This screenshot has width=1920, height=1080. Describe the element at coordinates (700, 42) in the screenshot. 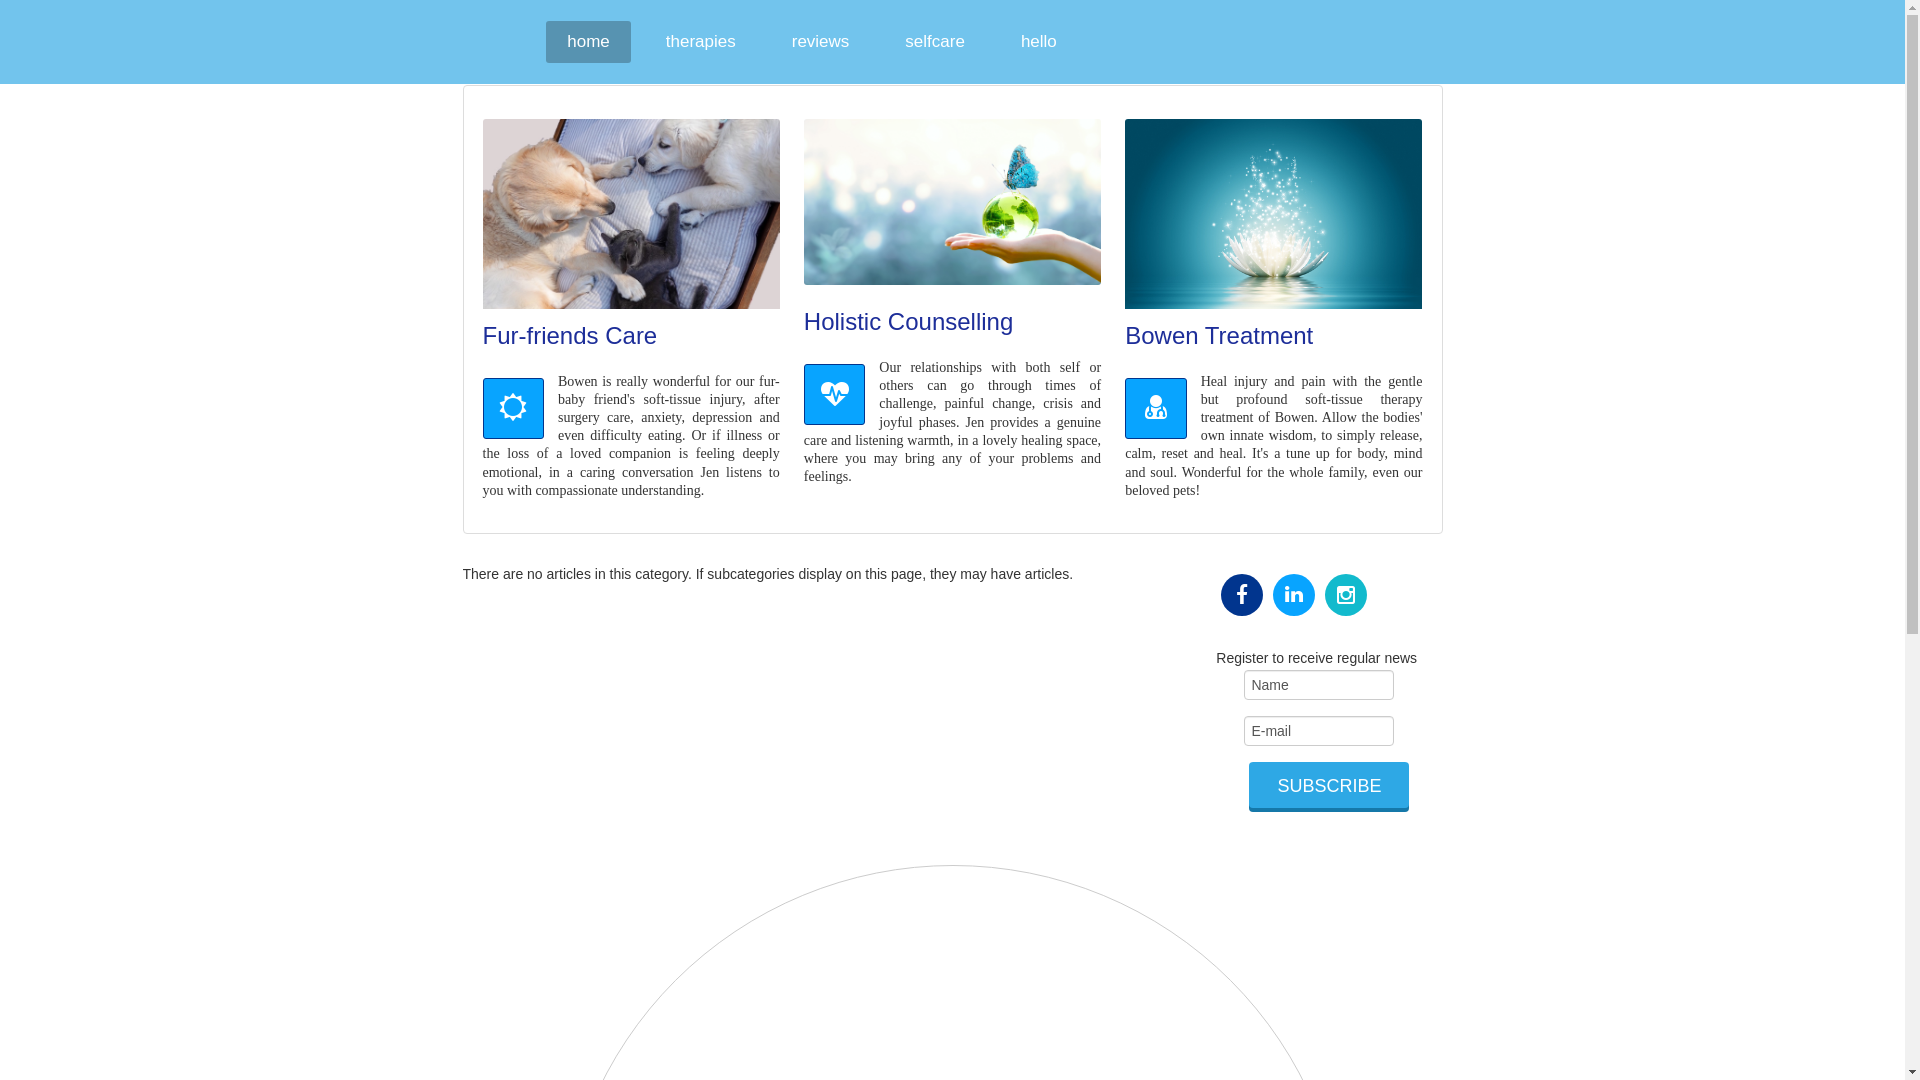

I see `'therapies'` at that location.